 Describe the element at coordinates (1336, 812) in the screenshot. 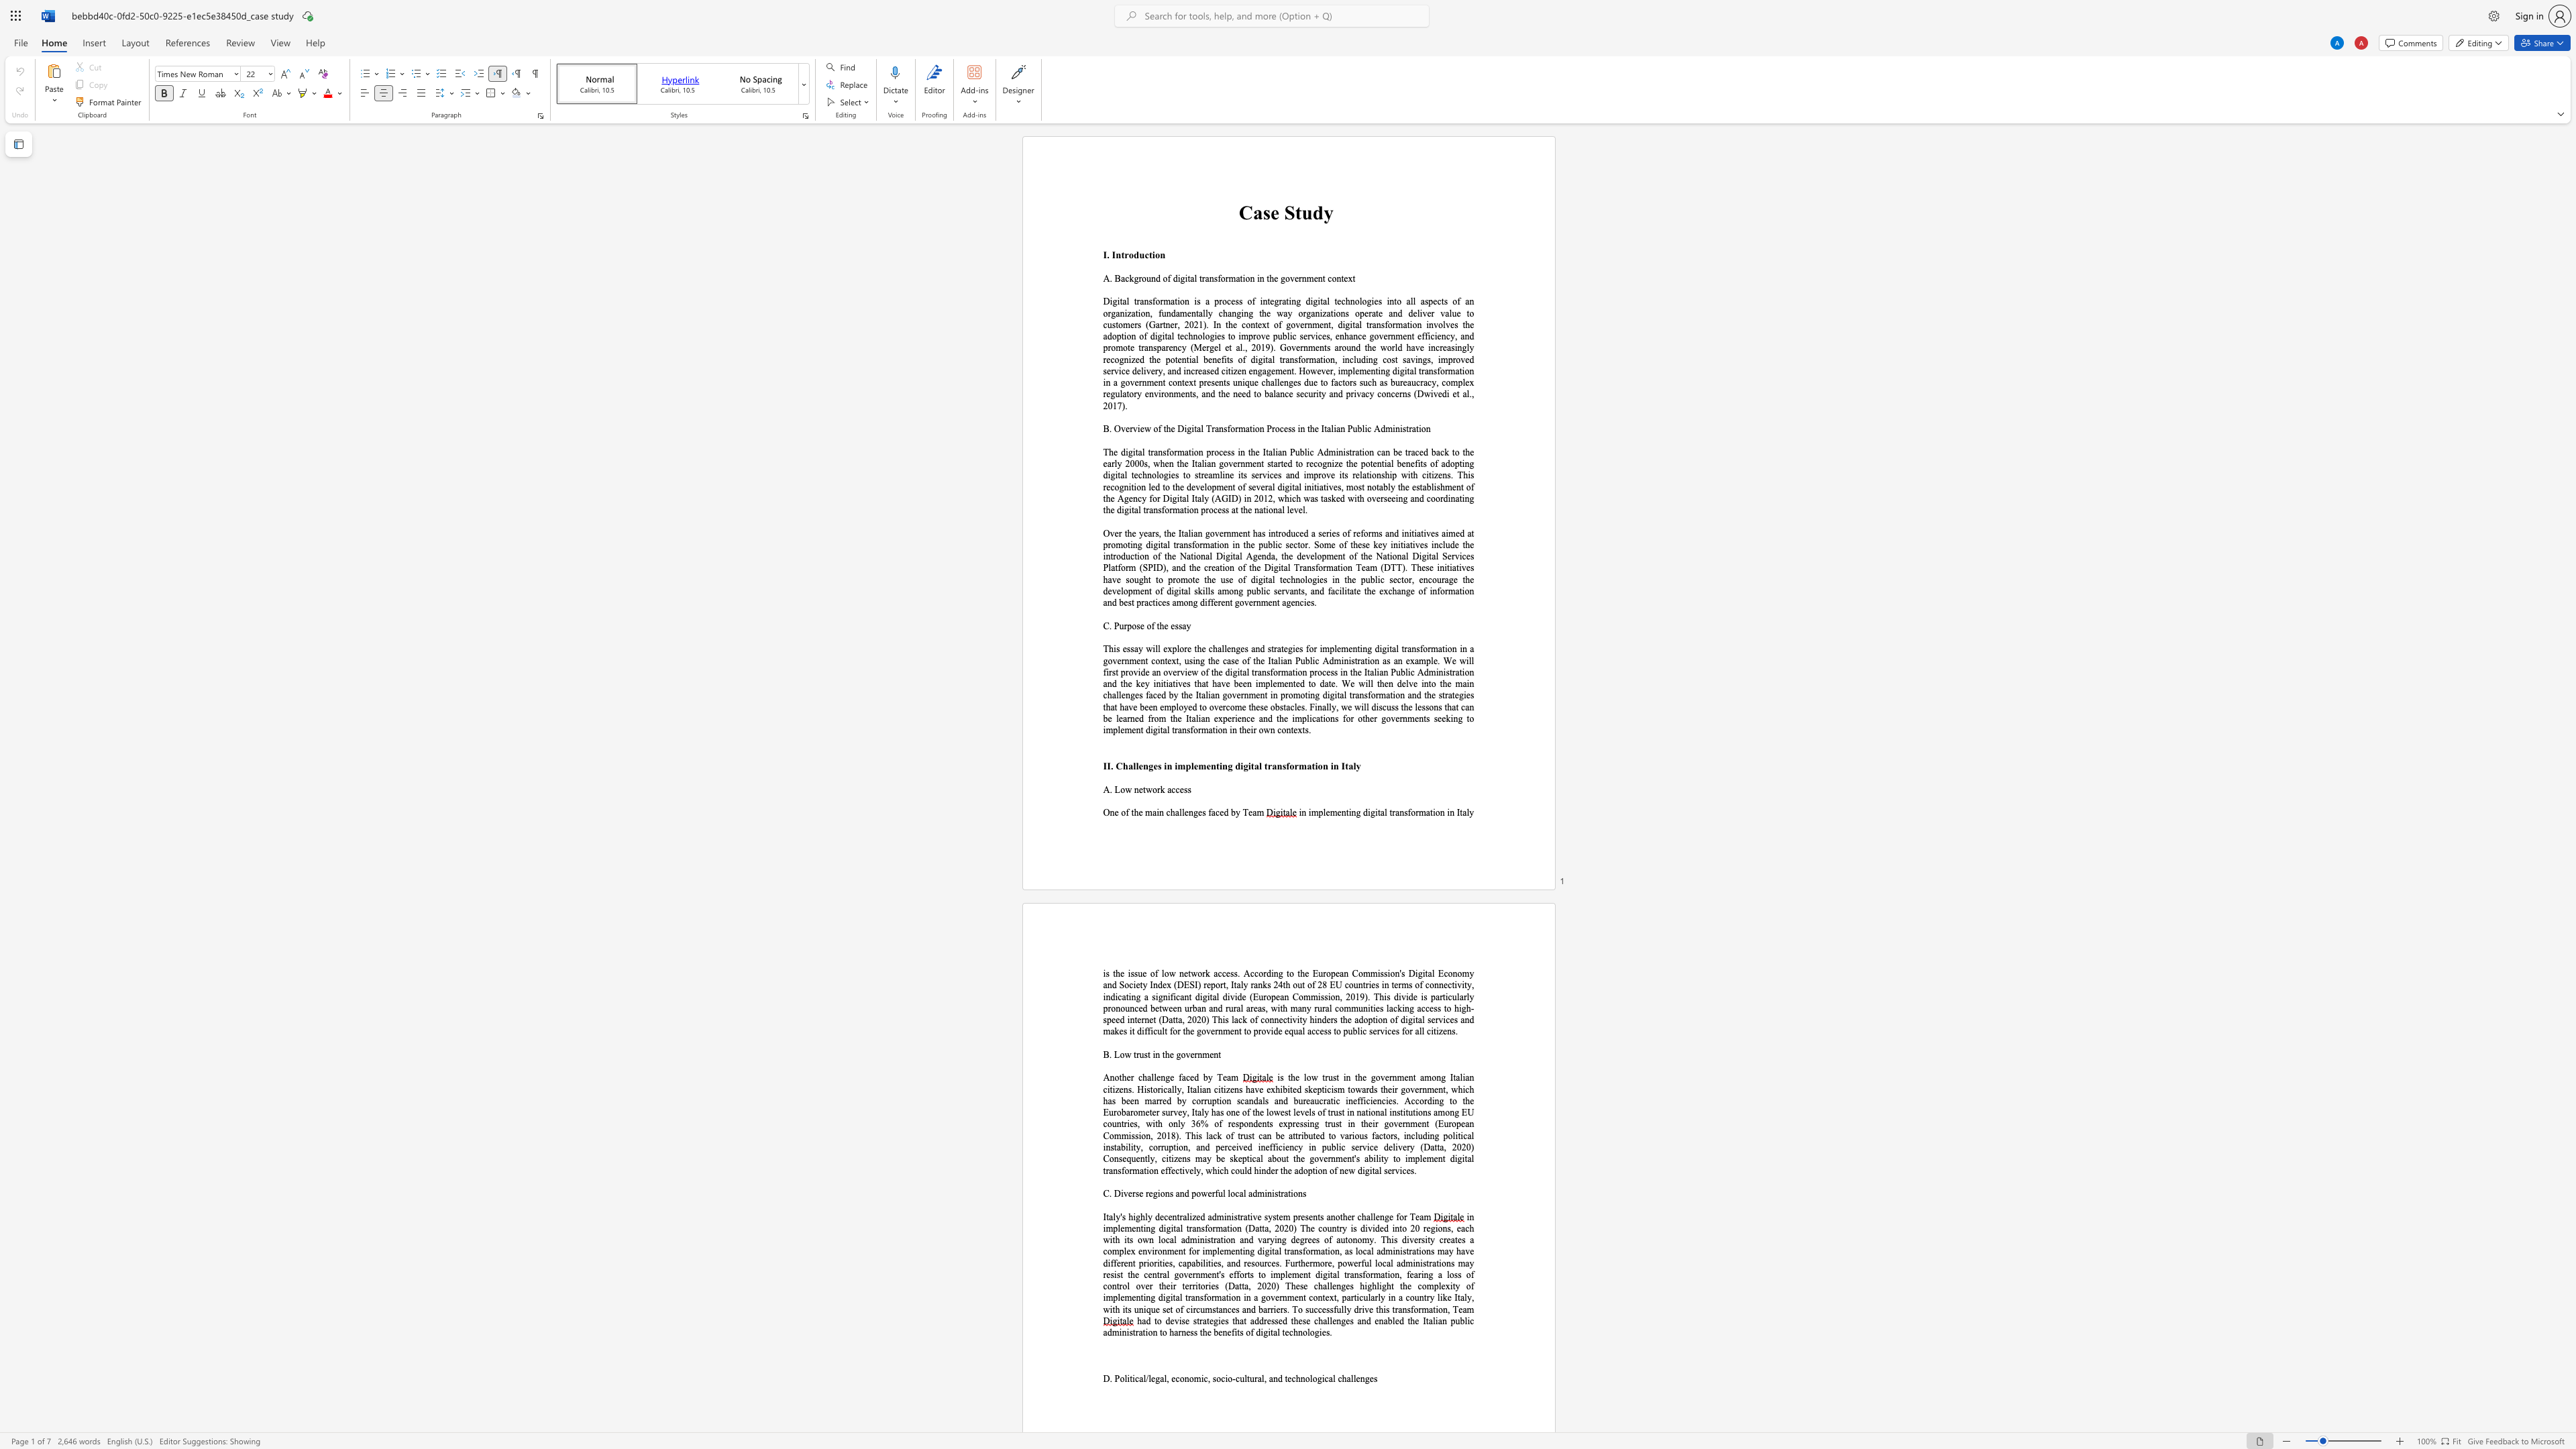

I see `the subset text "enting digit" within the text "in implementing digital transformation in Italy"` at that location.